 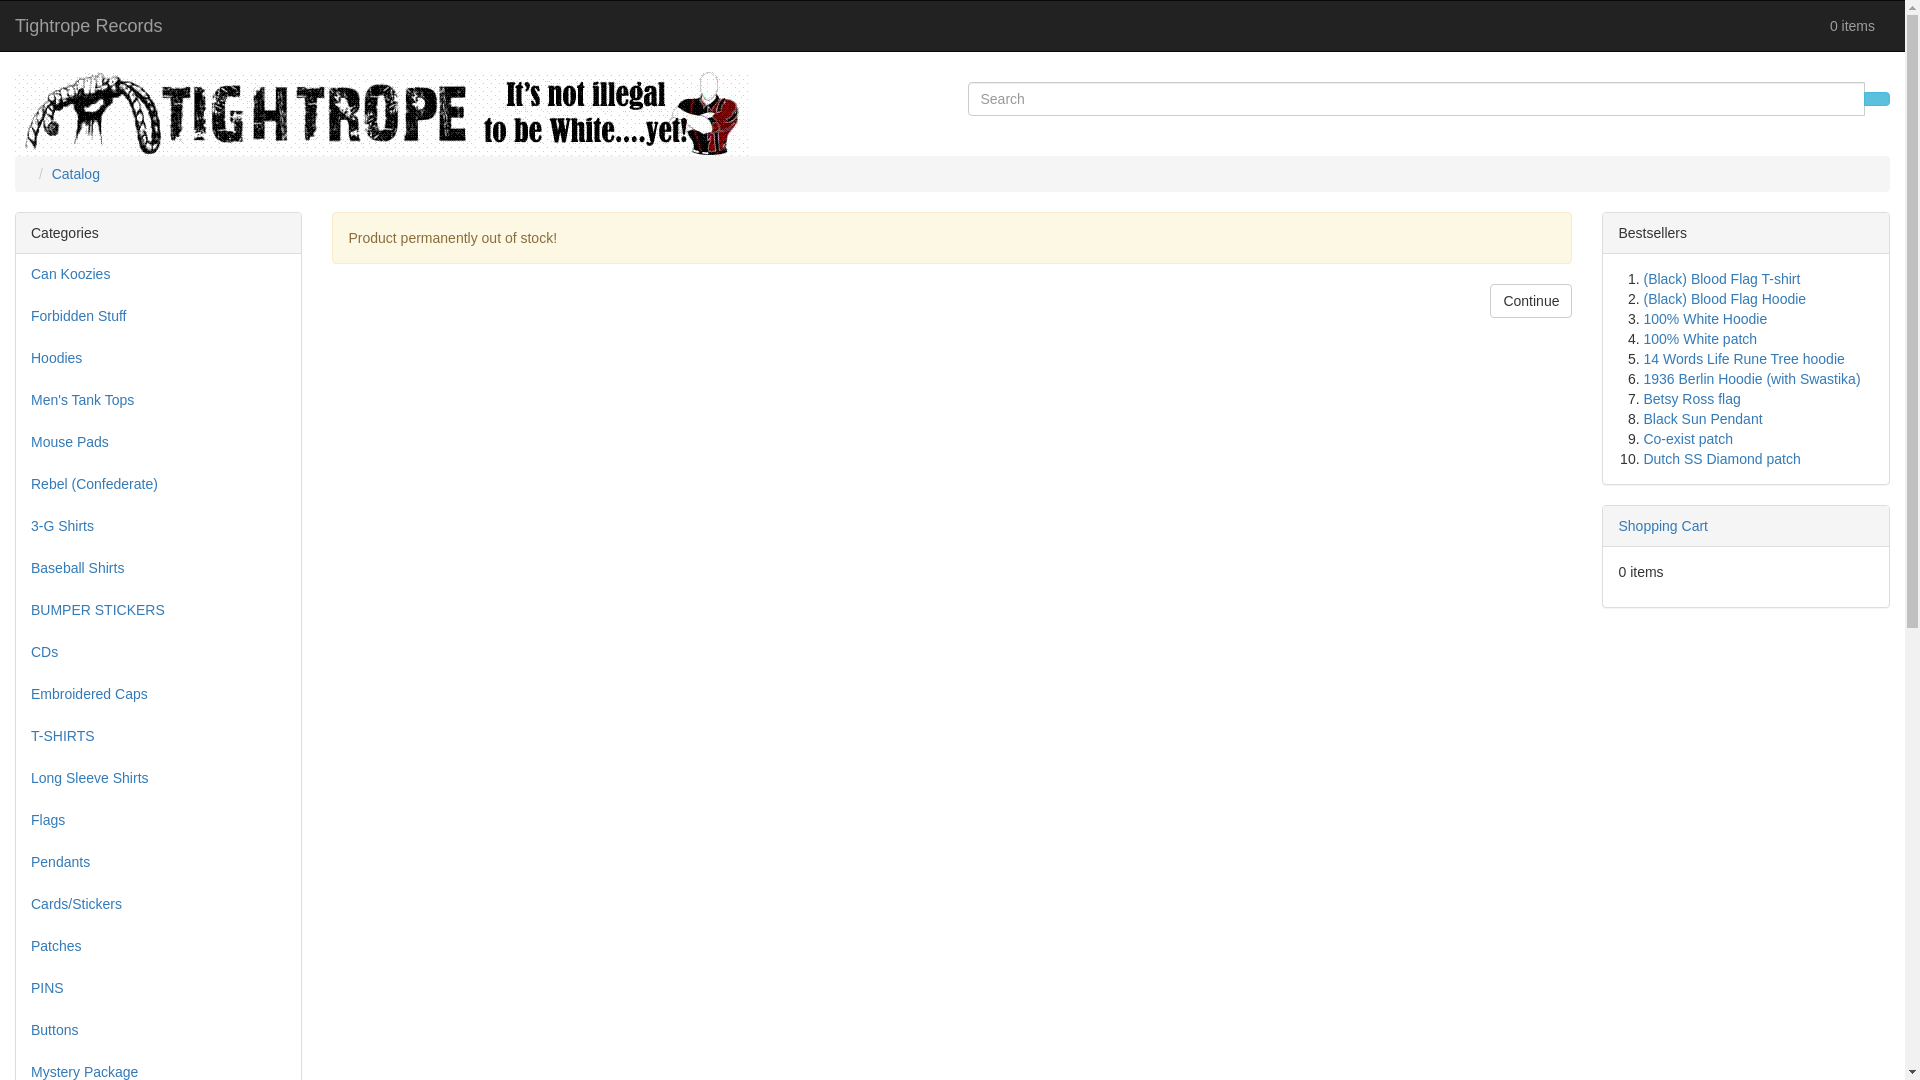 What do you see at coordinates (15, 736) in the screenshot?
I see `'T-SHIRTS'` at bounding box center [15, 736].